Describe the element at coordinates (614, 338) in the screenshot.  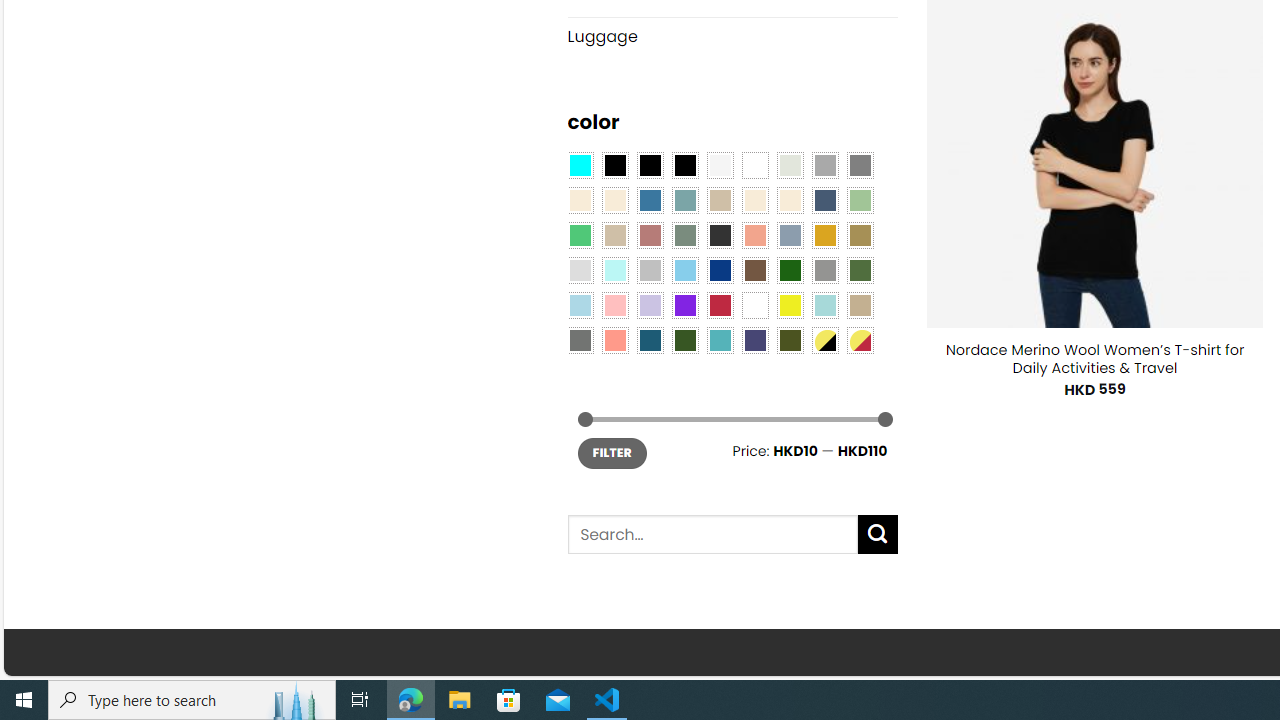
I see `'Peach Pink'` at that location.